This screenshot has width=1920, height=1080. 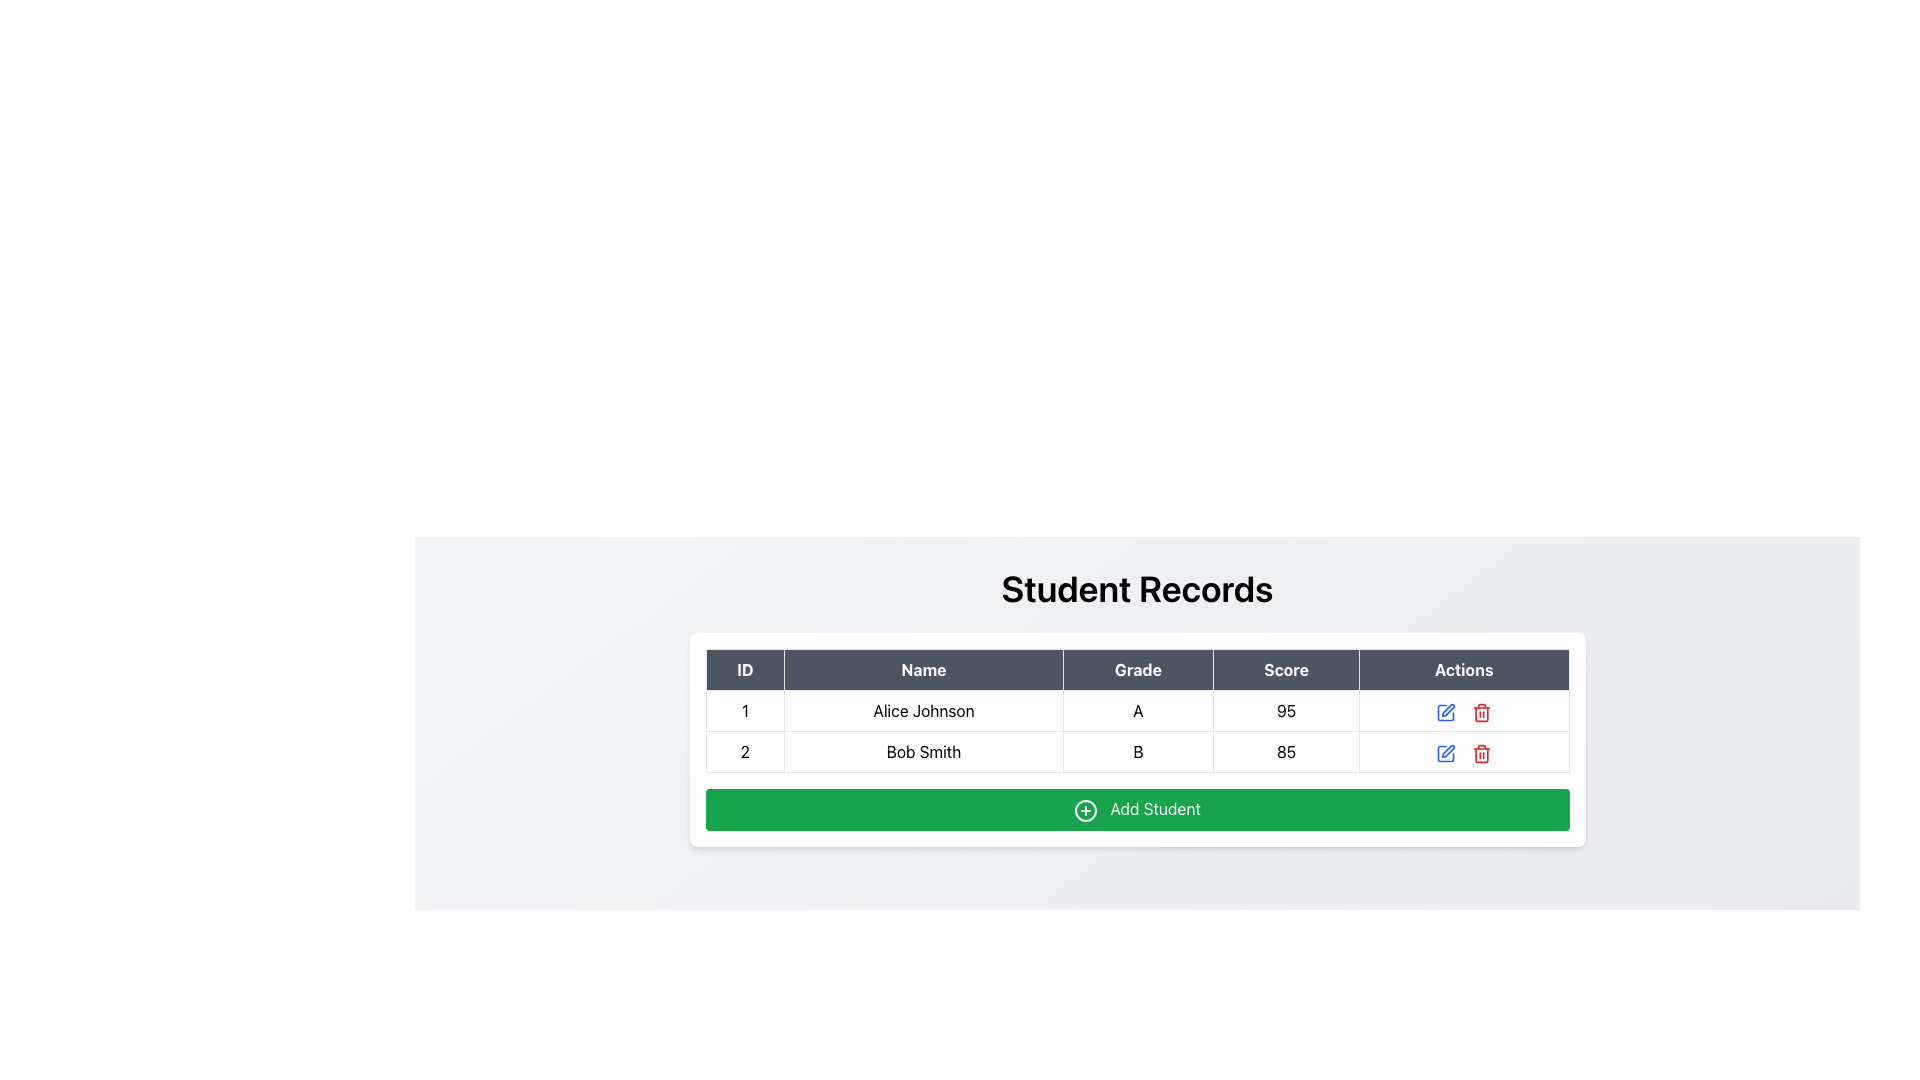 I want to click on the label in the second row of the table under the 'ID' column, which serves as an identifier for the second entry, so click(x=744, y=752).